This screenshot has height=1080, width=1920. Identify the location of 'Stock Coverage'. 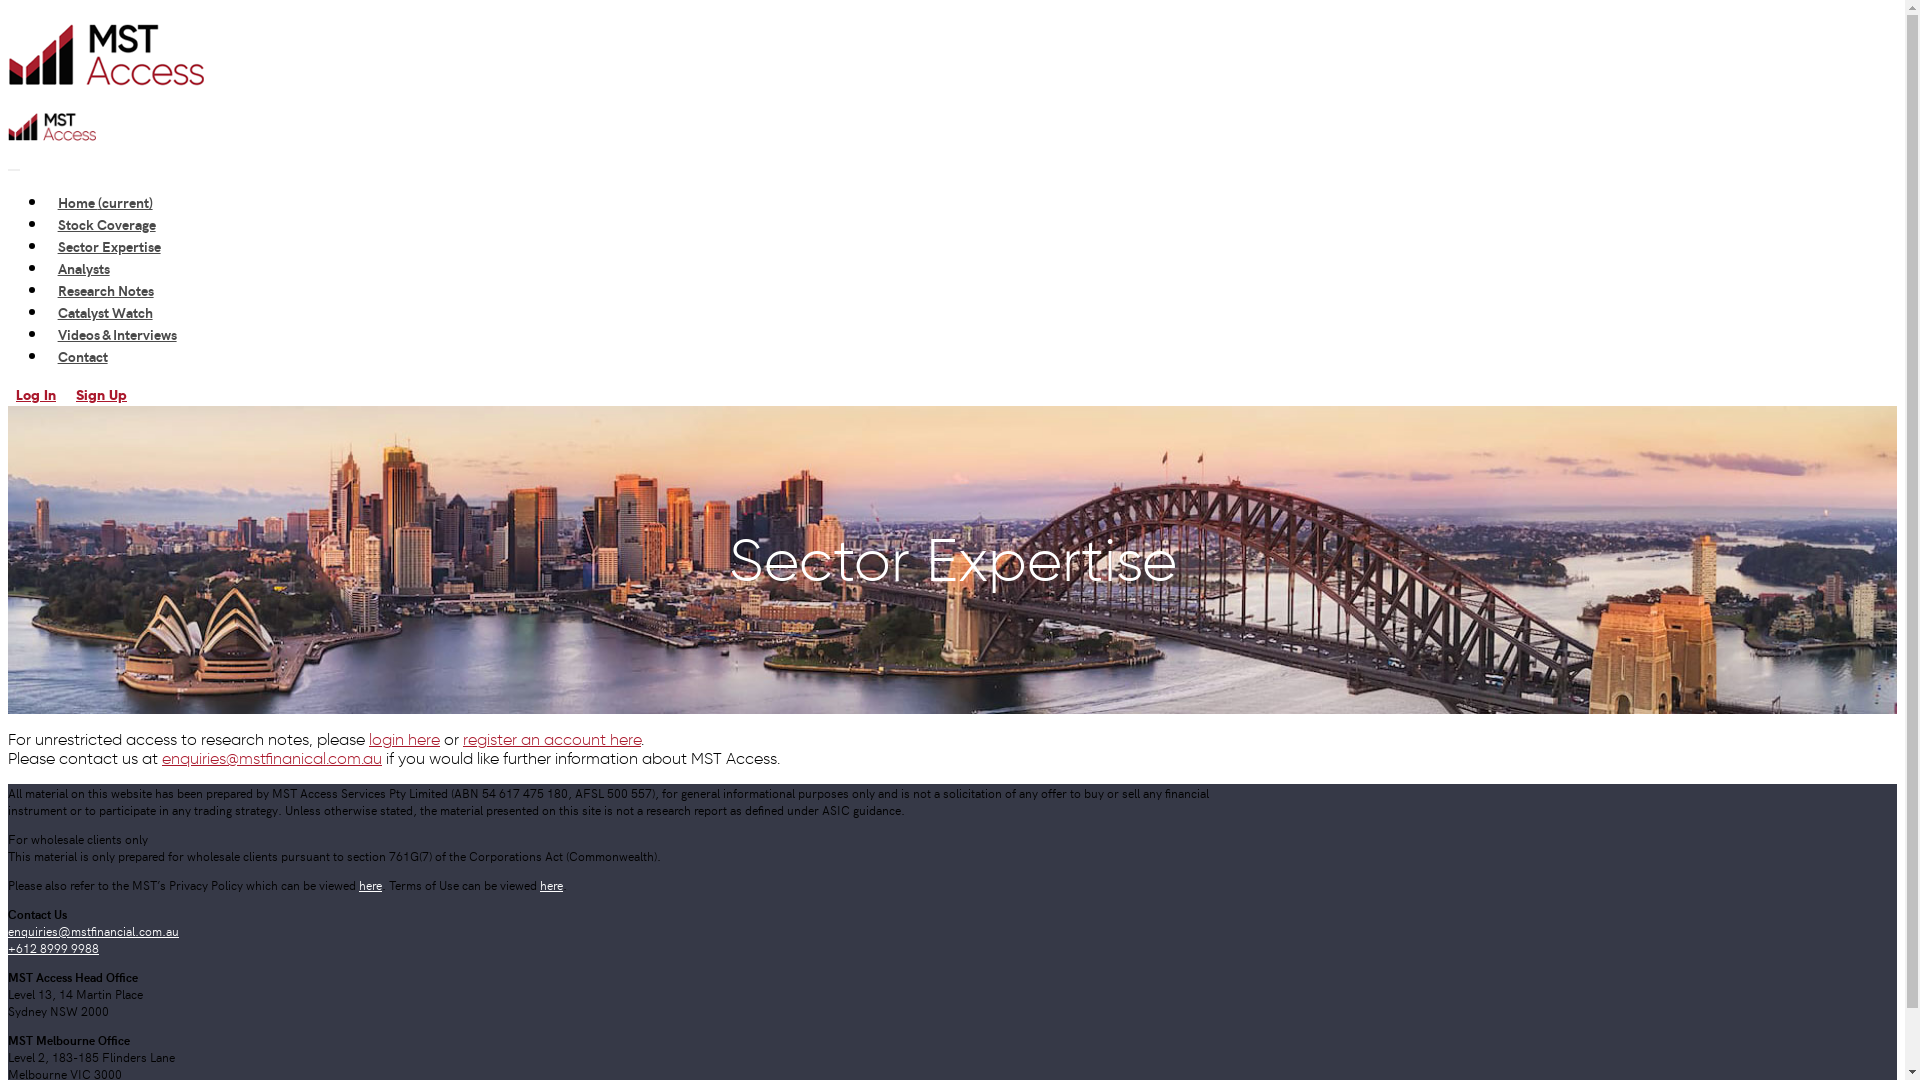
(105, 223).